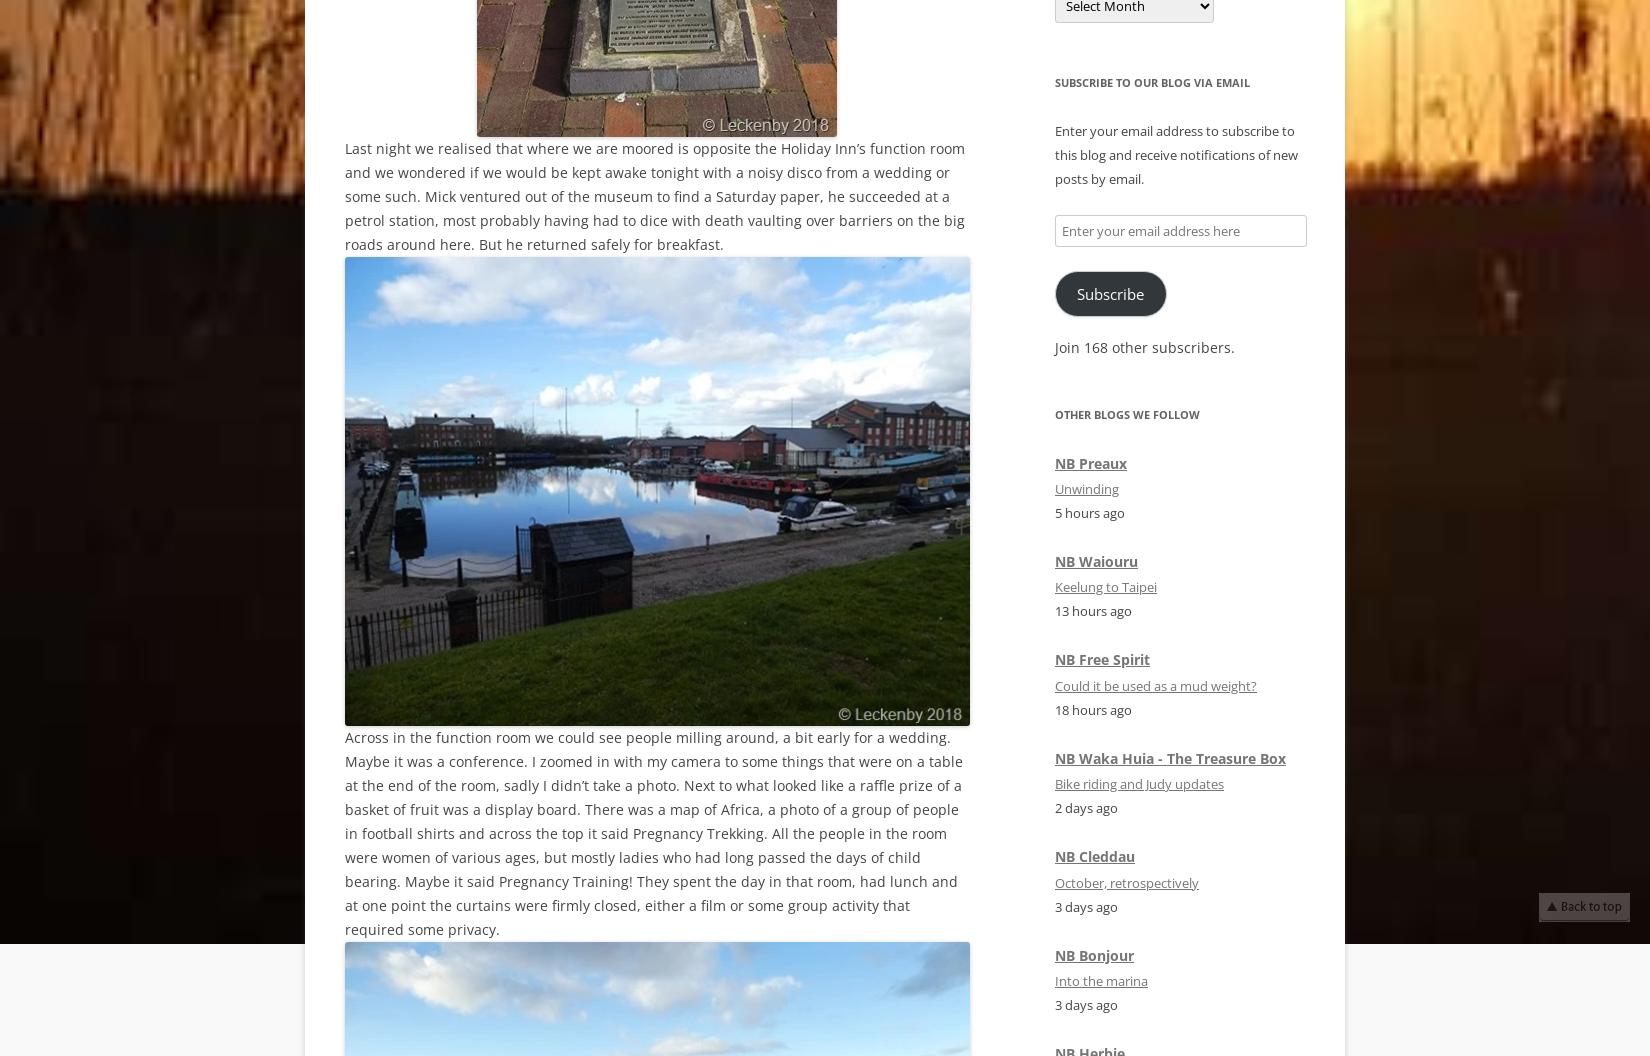 The height and width of the screenshot is (1056, 1650). I want to click on 'Unwinding', so click(1087, 488).